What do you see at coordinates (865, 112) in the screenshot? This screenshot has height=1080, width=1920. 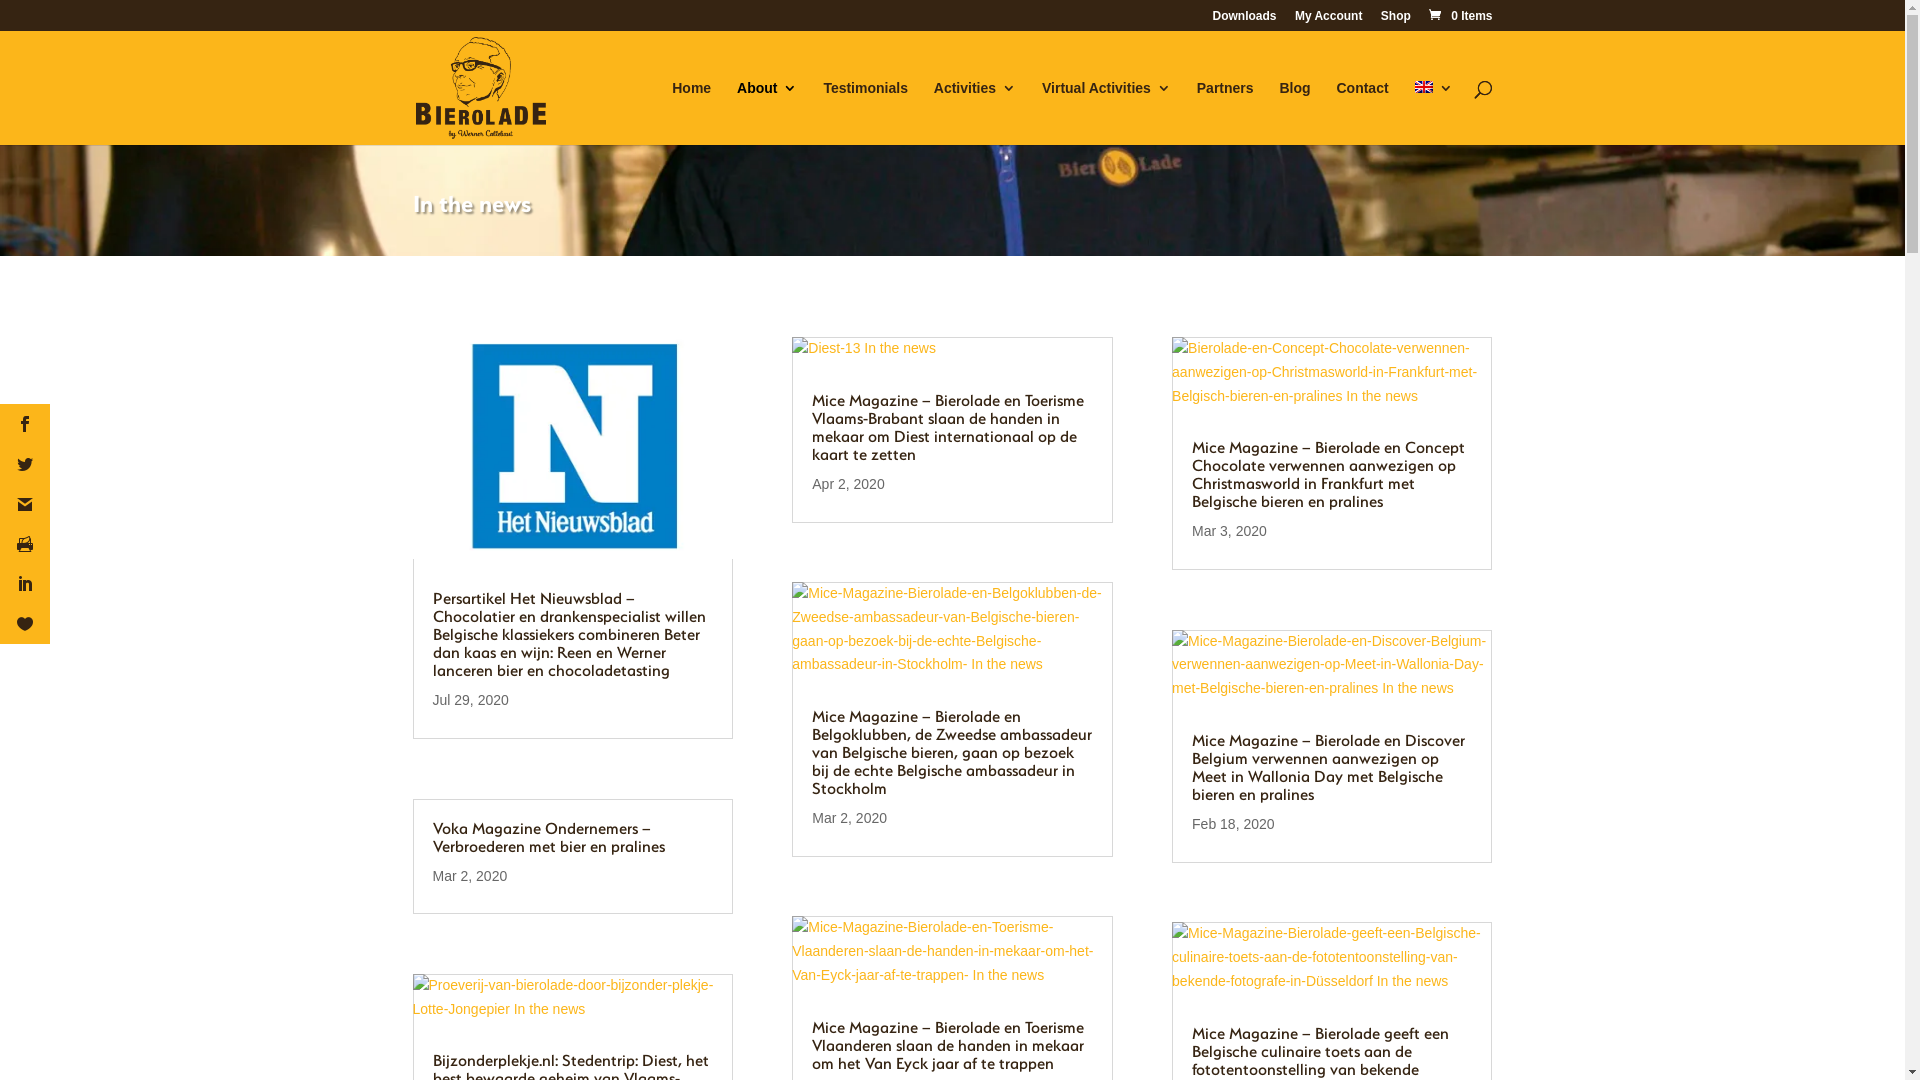 I see `'Testimonials'` at bounding box center [865, 112].